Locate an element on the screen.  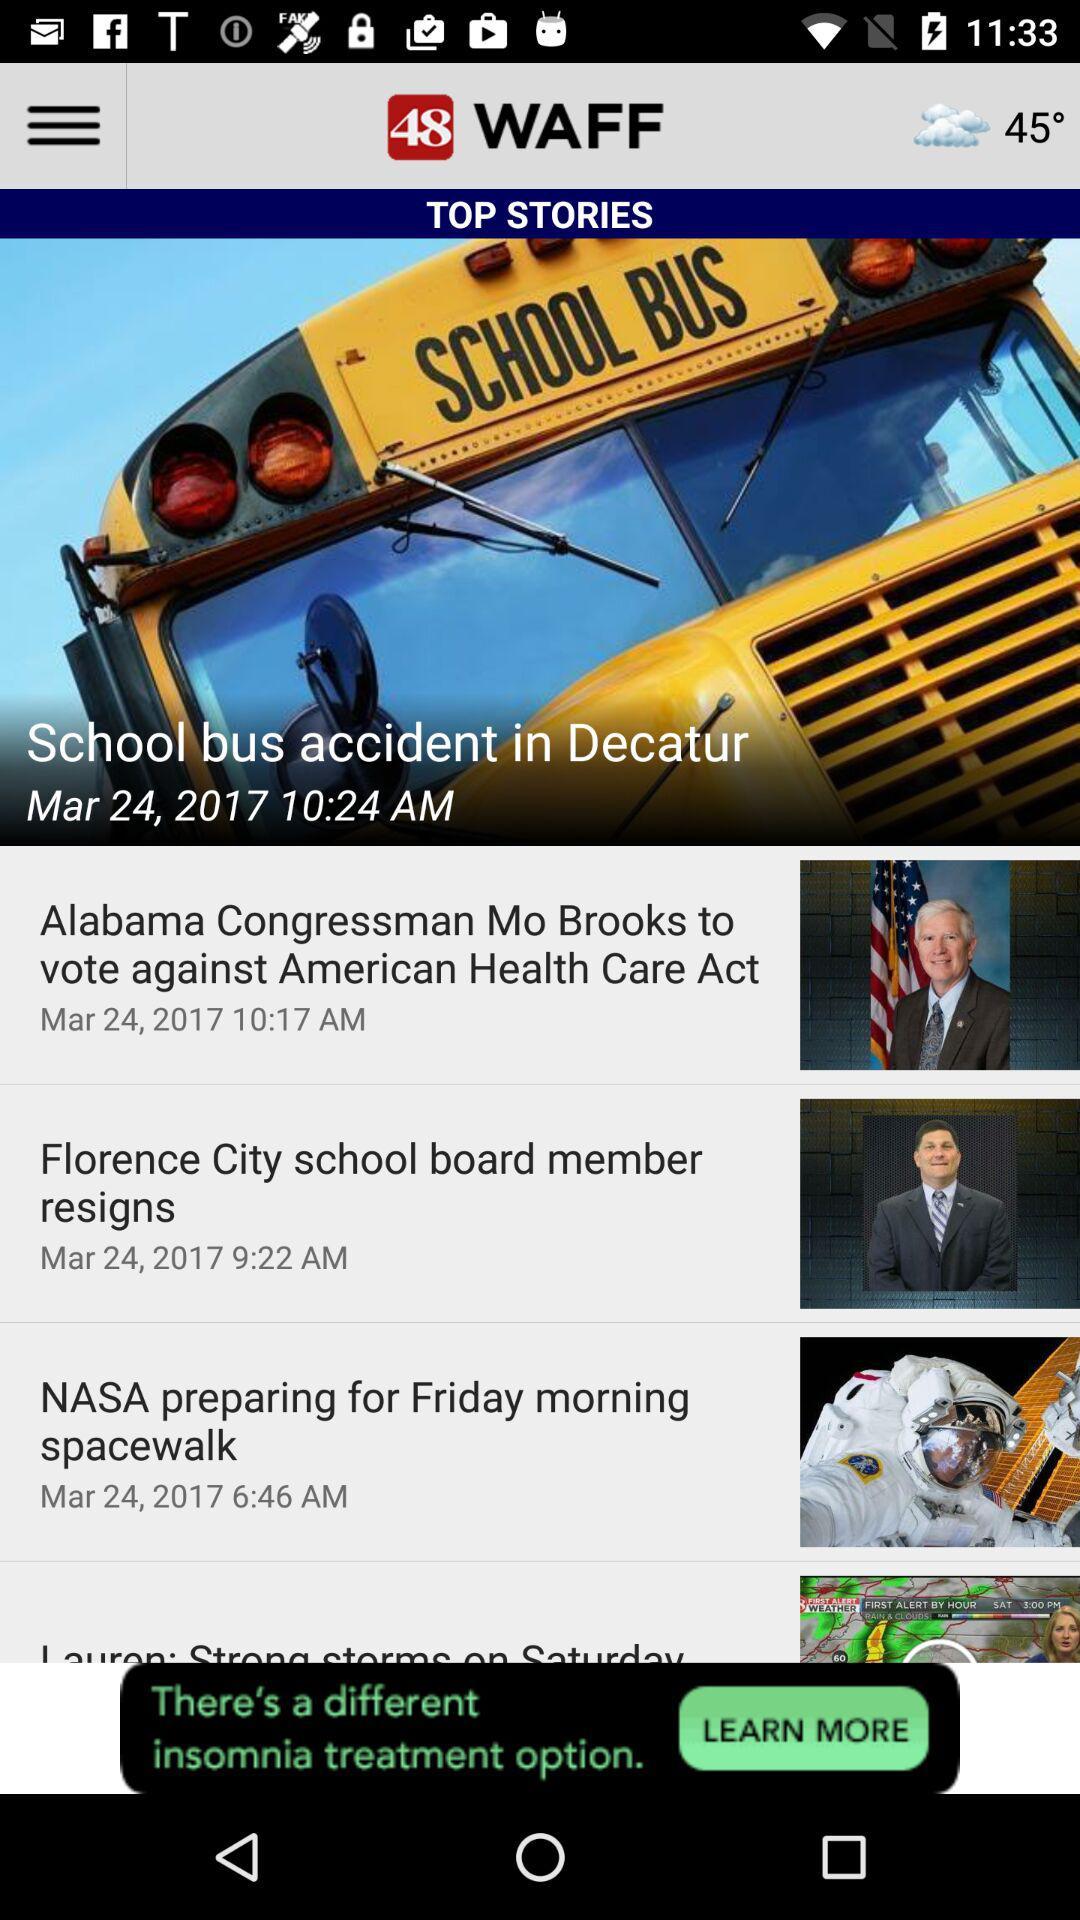
the menu icon is located at coordinates (61, 124).